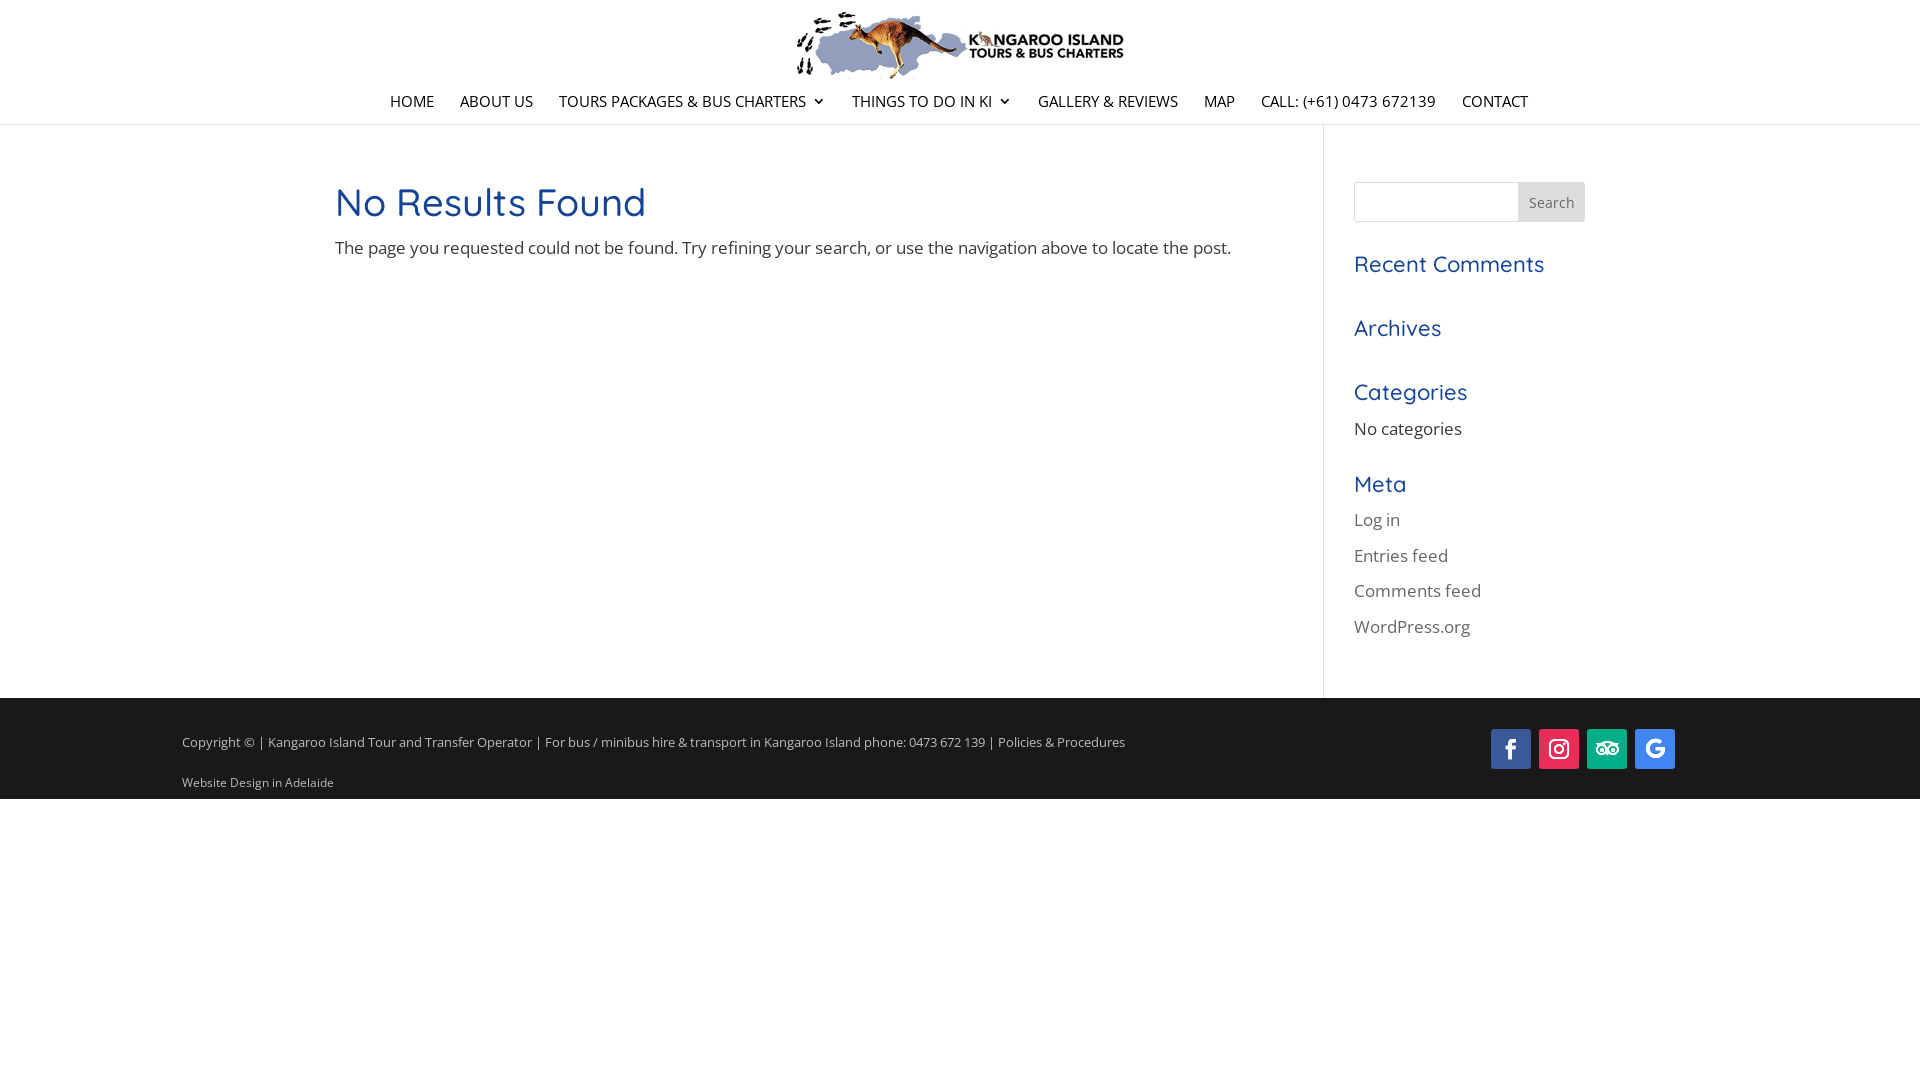 The image size is (1920, 1080). I want to click on 'MAP', so click(1218, 108).